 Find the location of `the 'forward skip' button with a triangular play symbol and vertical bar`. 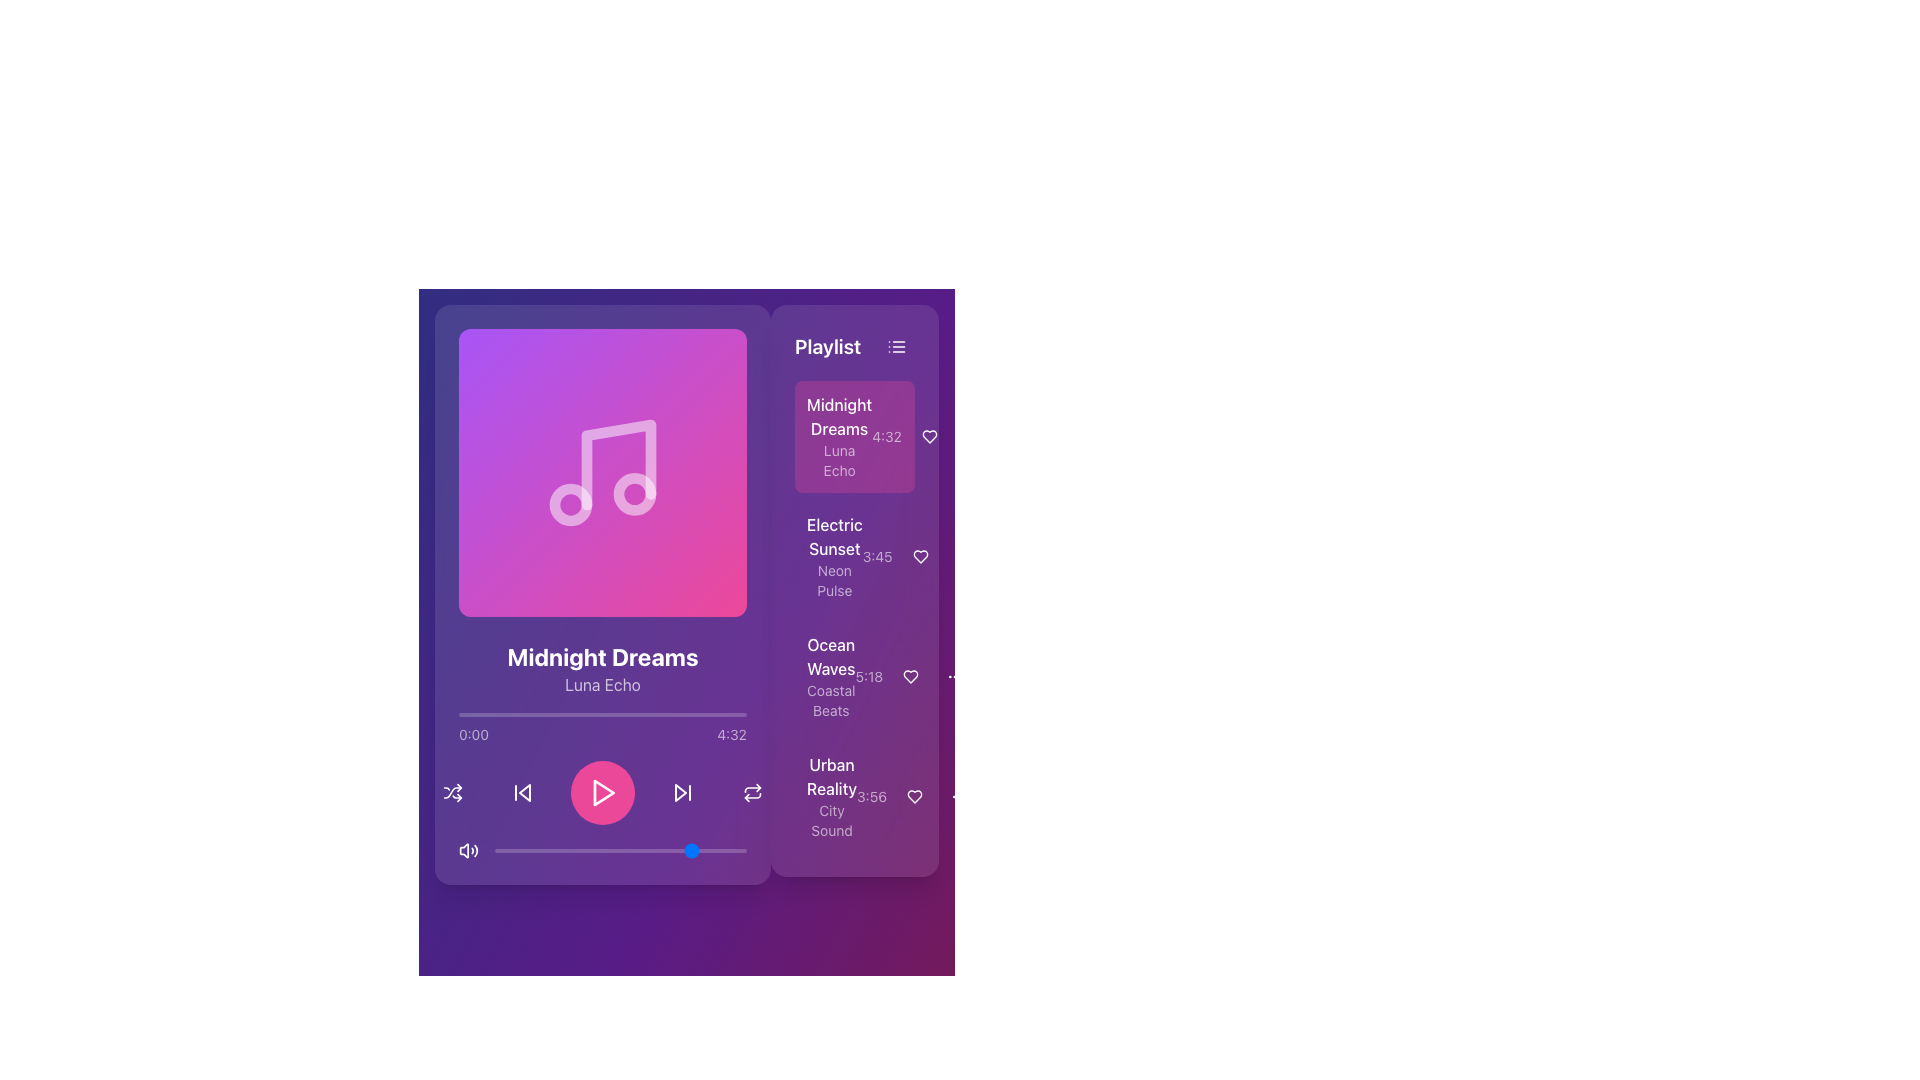

the 'forward skip' button with a triangular play symbol and vertical bar is located at coordinates (682, 792).